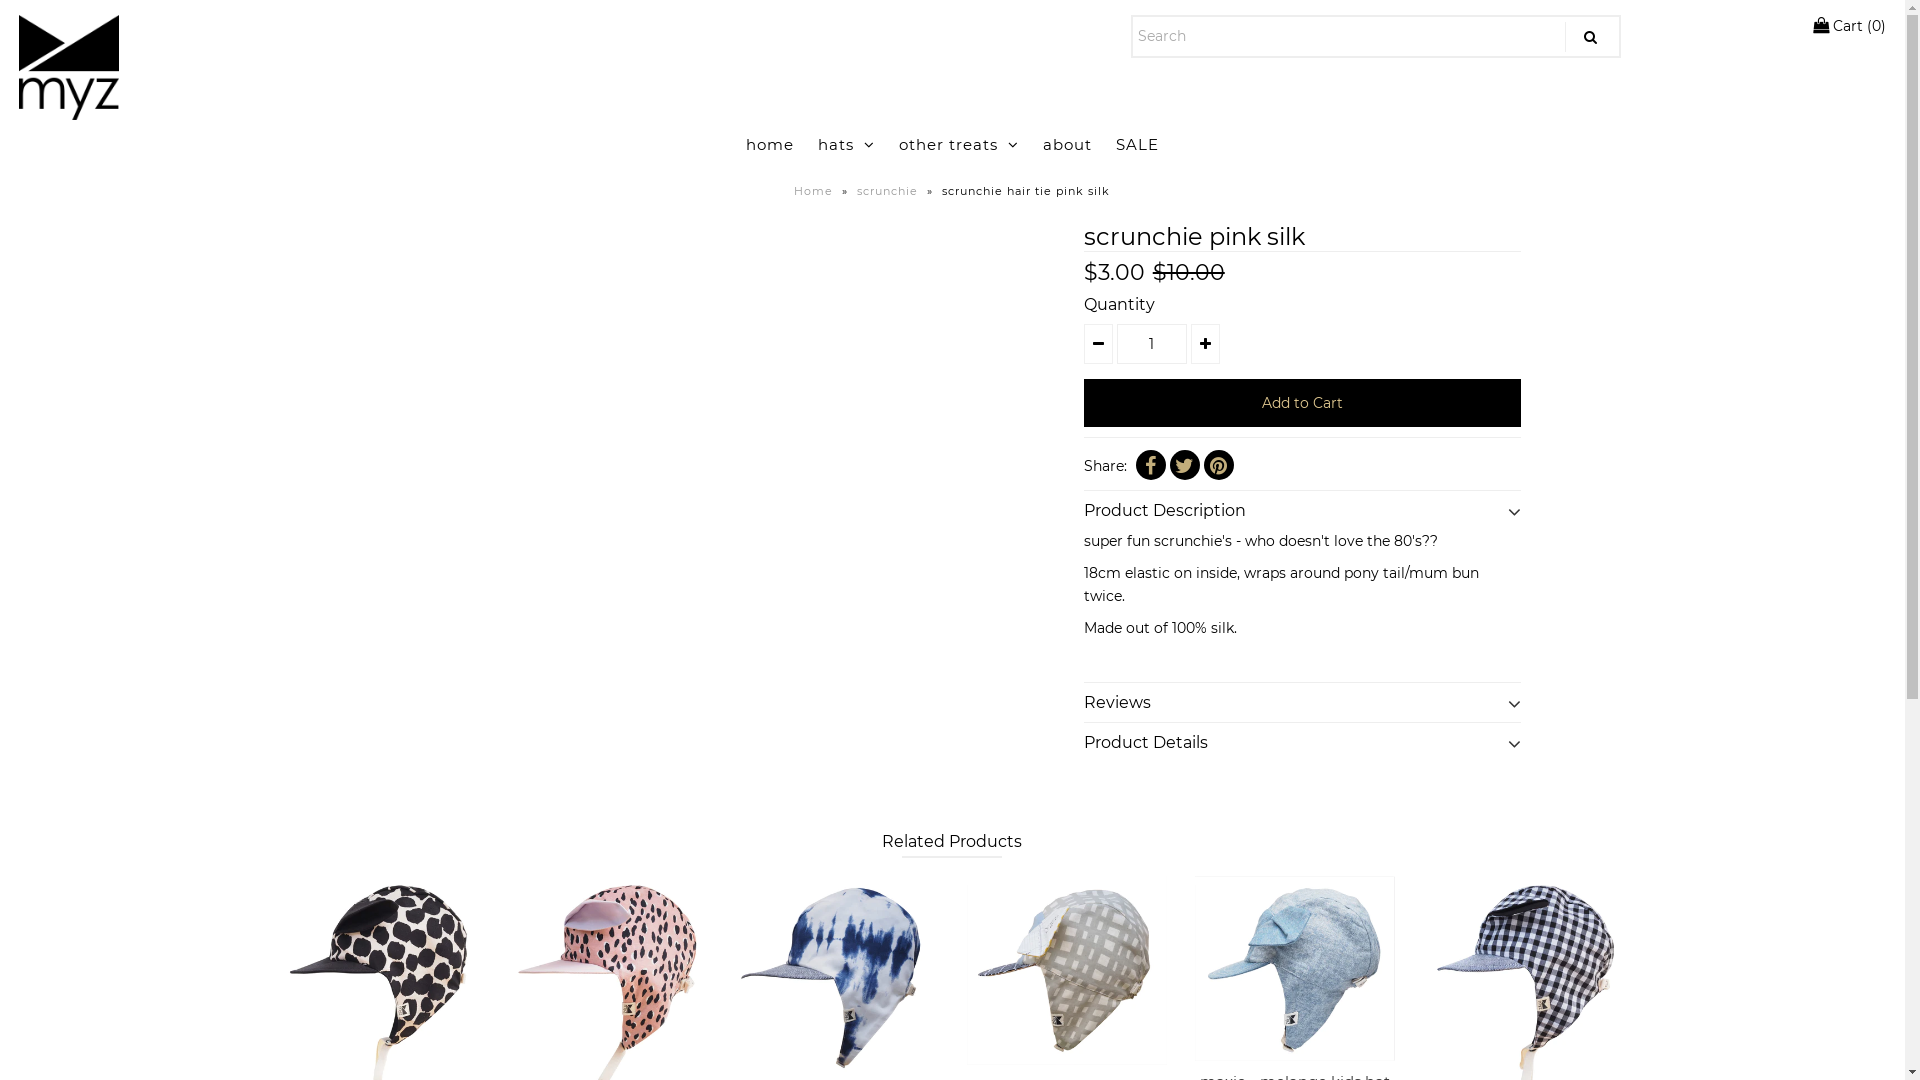  What do you see at coordinates (1302, 402) in the screenshot?
I see `'Add to Cart'` at bounding box center [1302, 402].